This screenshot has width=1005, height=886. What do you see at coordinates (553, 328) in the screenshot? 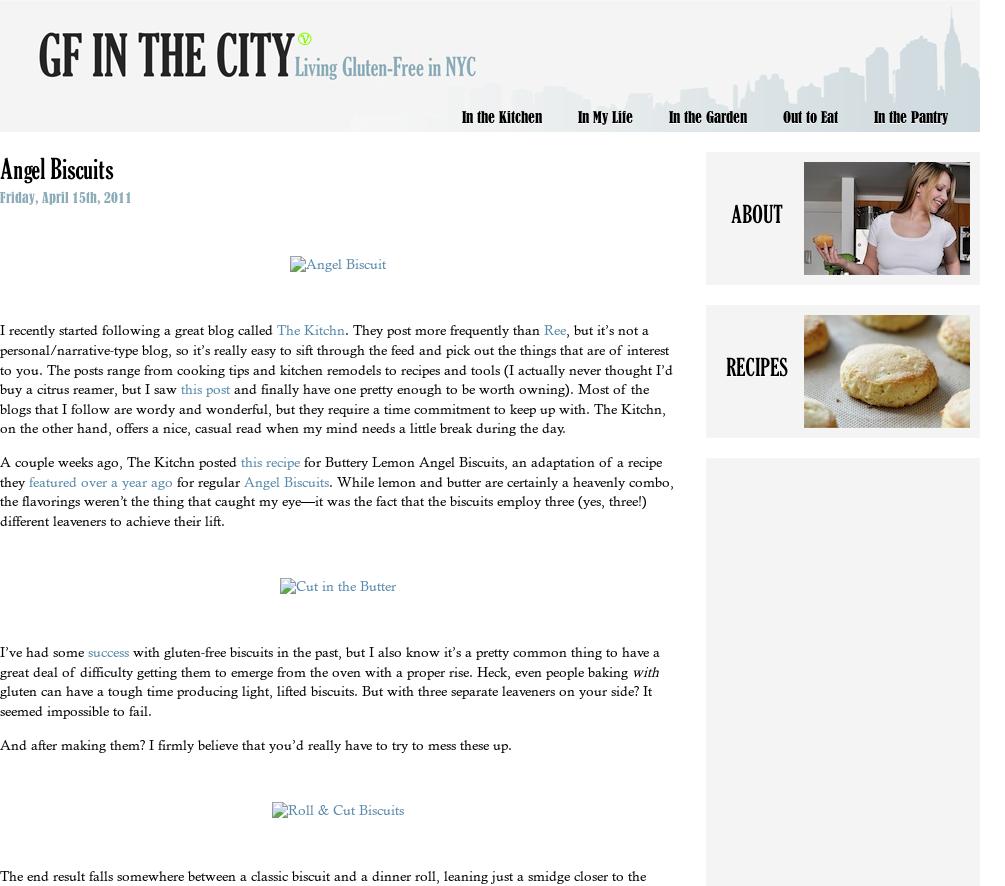
I see `'Ree'` at bounding box center [553, 328].